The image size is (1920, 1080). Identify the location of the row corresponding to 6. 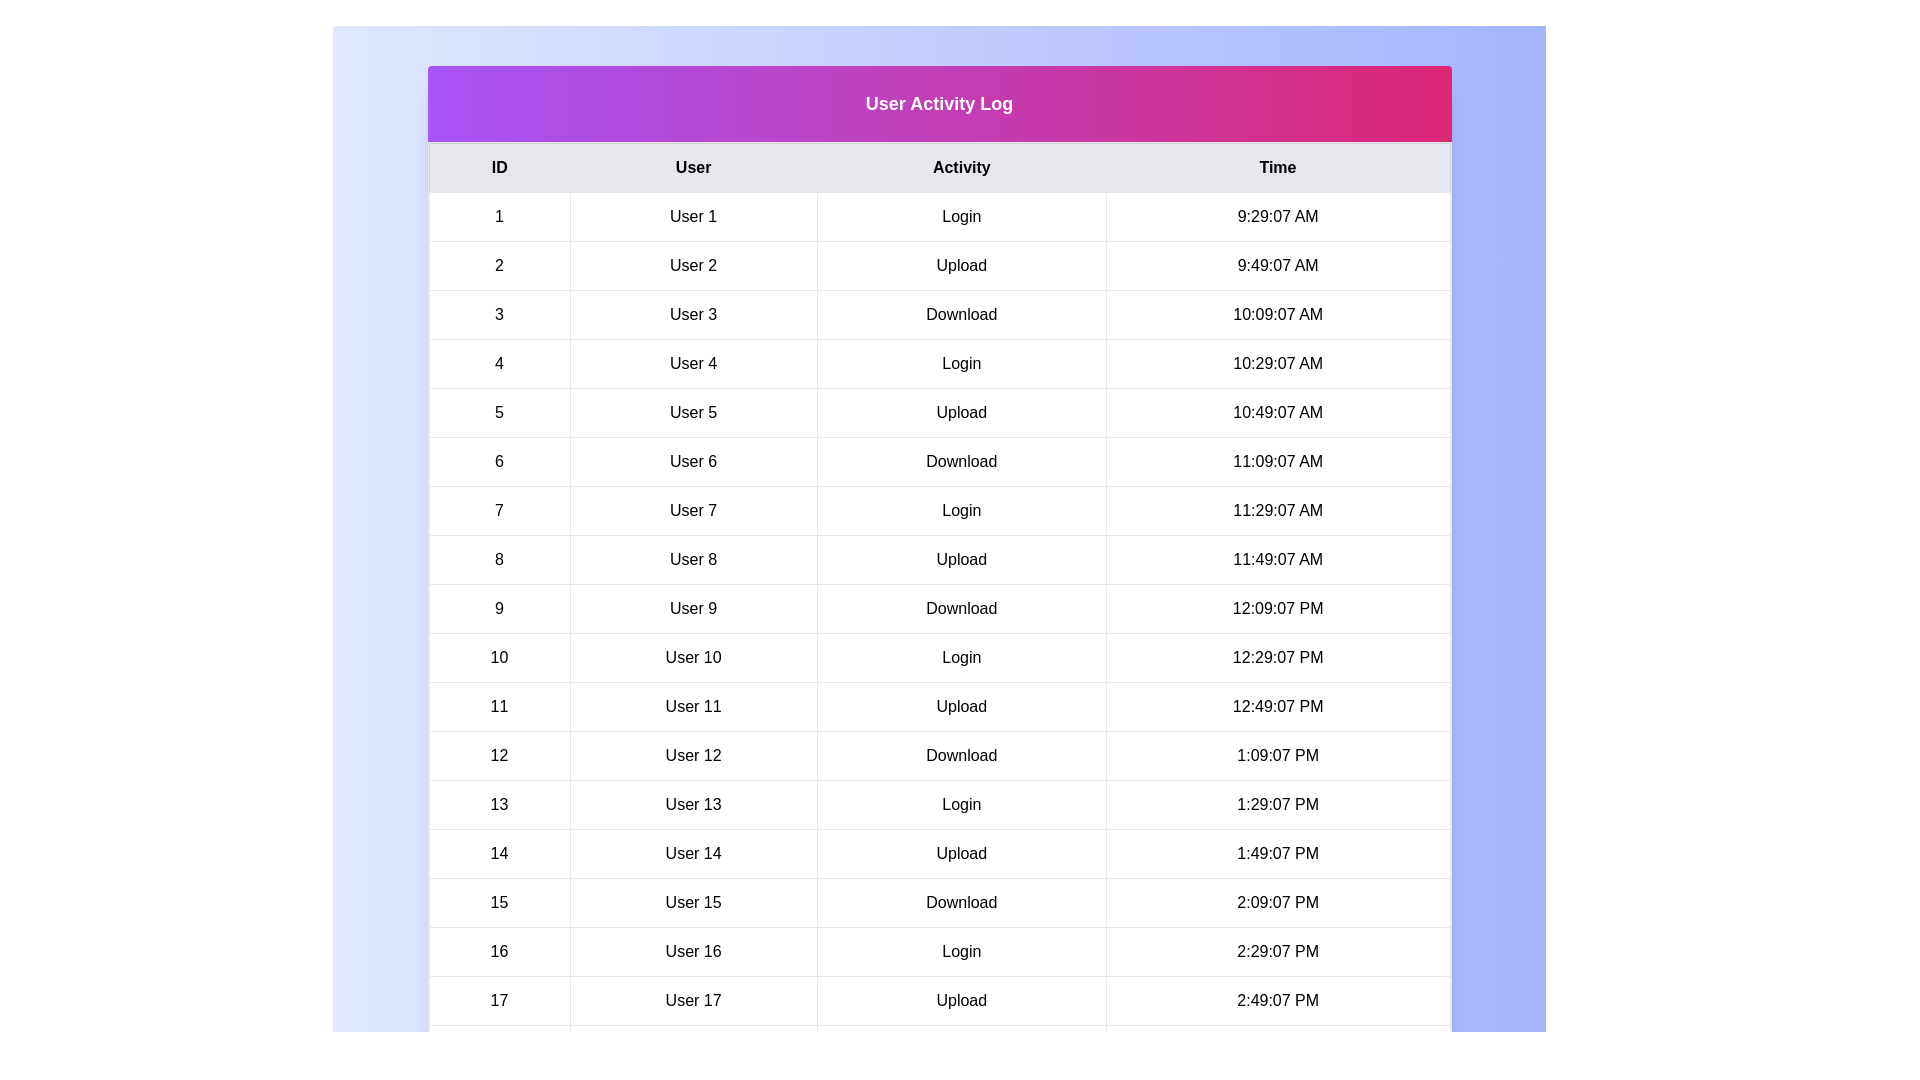
(938, 462).